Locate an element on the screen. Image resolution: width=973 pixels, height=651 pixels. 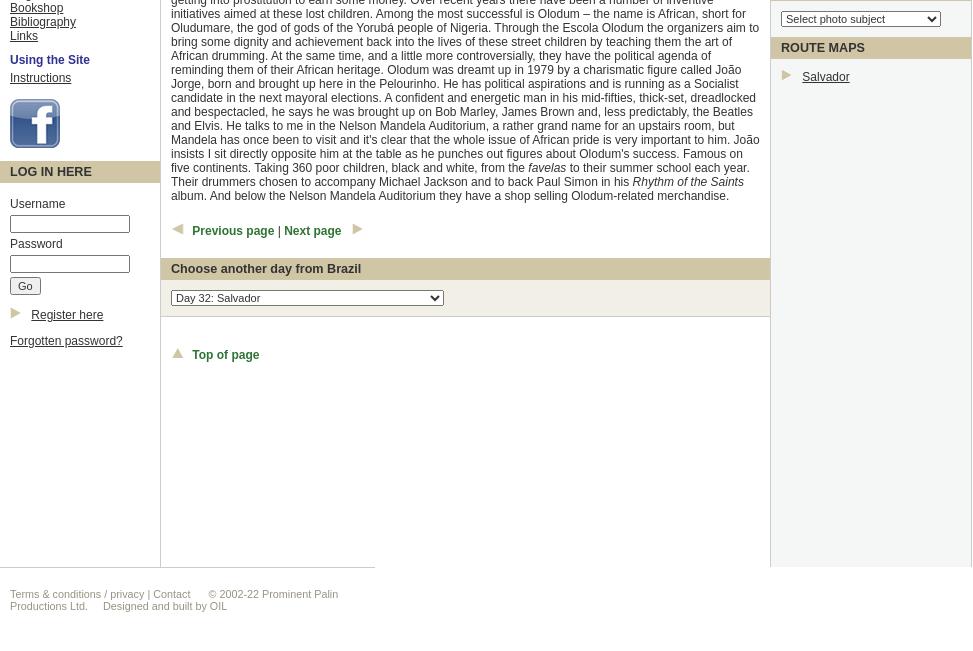
'© 2002-22
  Prominent Palin Productions Ltd.' is located at coordinates (10, 599).